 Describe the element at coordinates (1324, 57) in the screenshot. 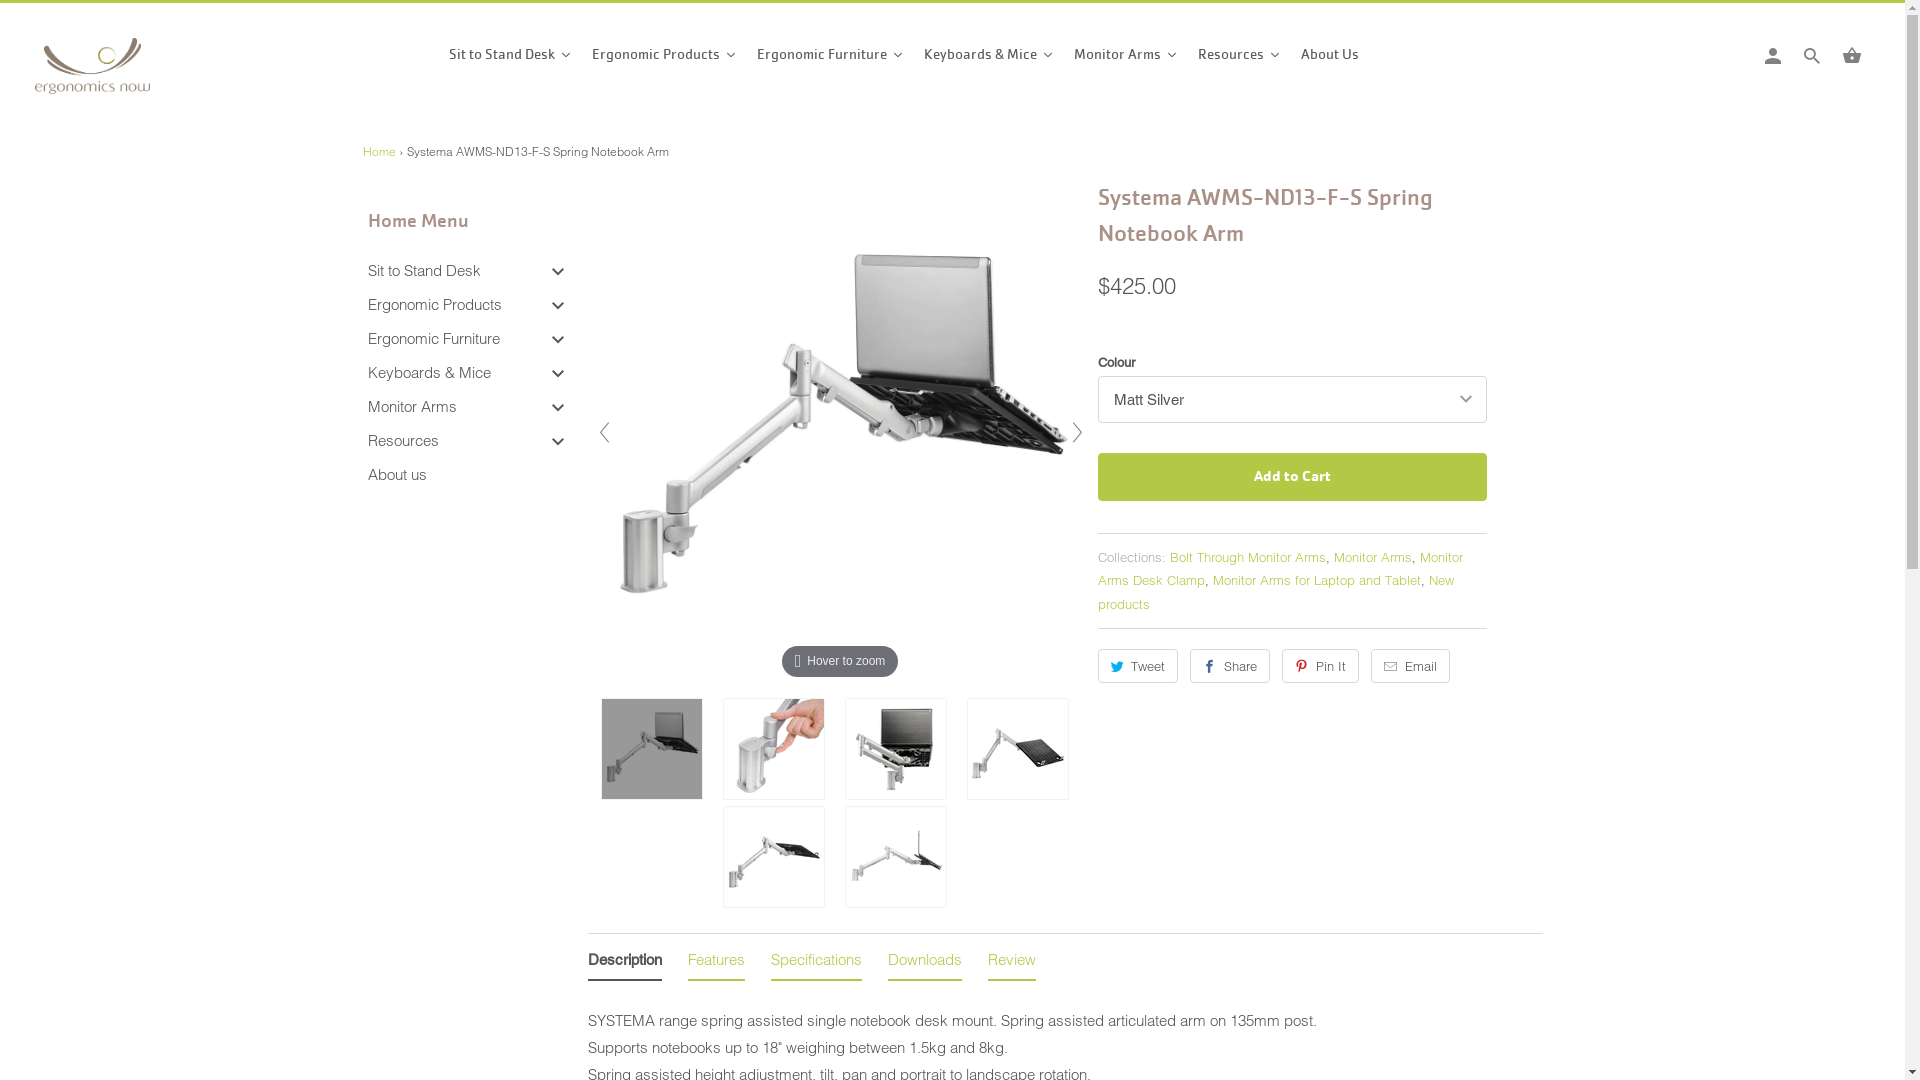

I see `'About Us'` at that location.